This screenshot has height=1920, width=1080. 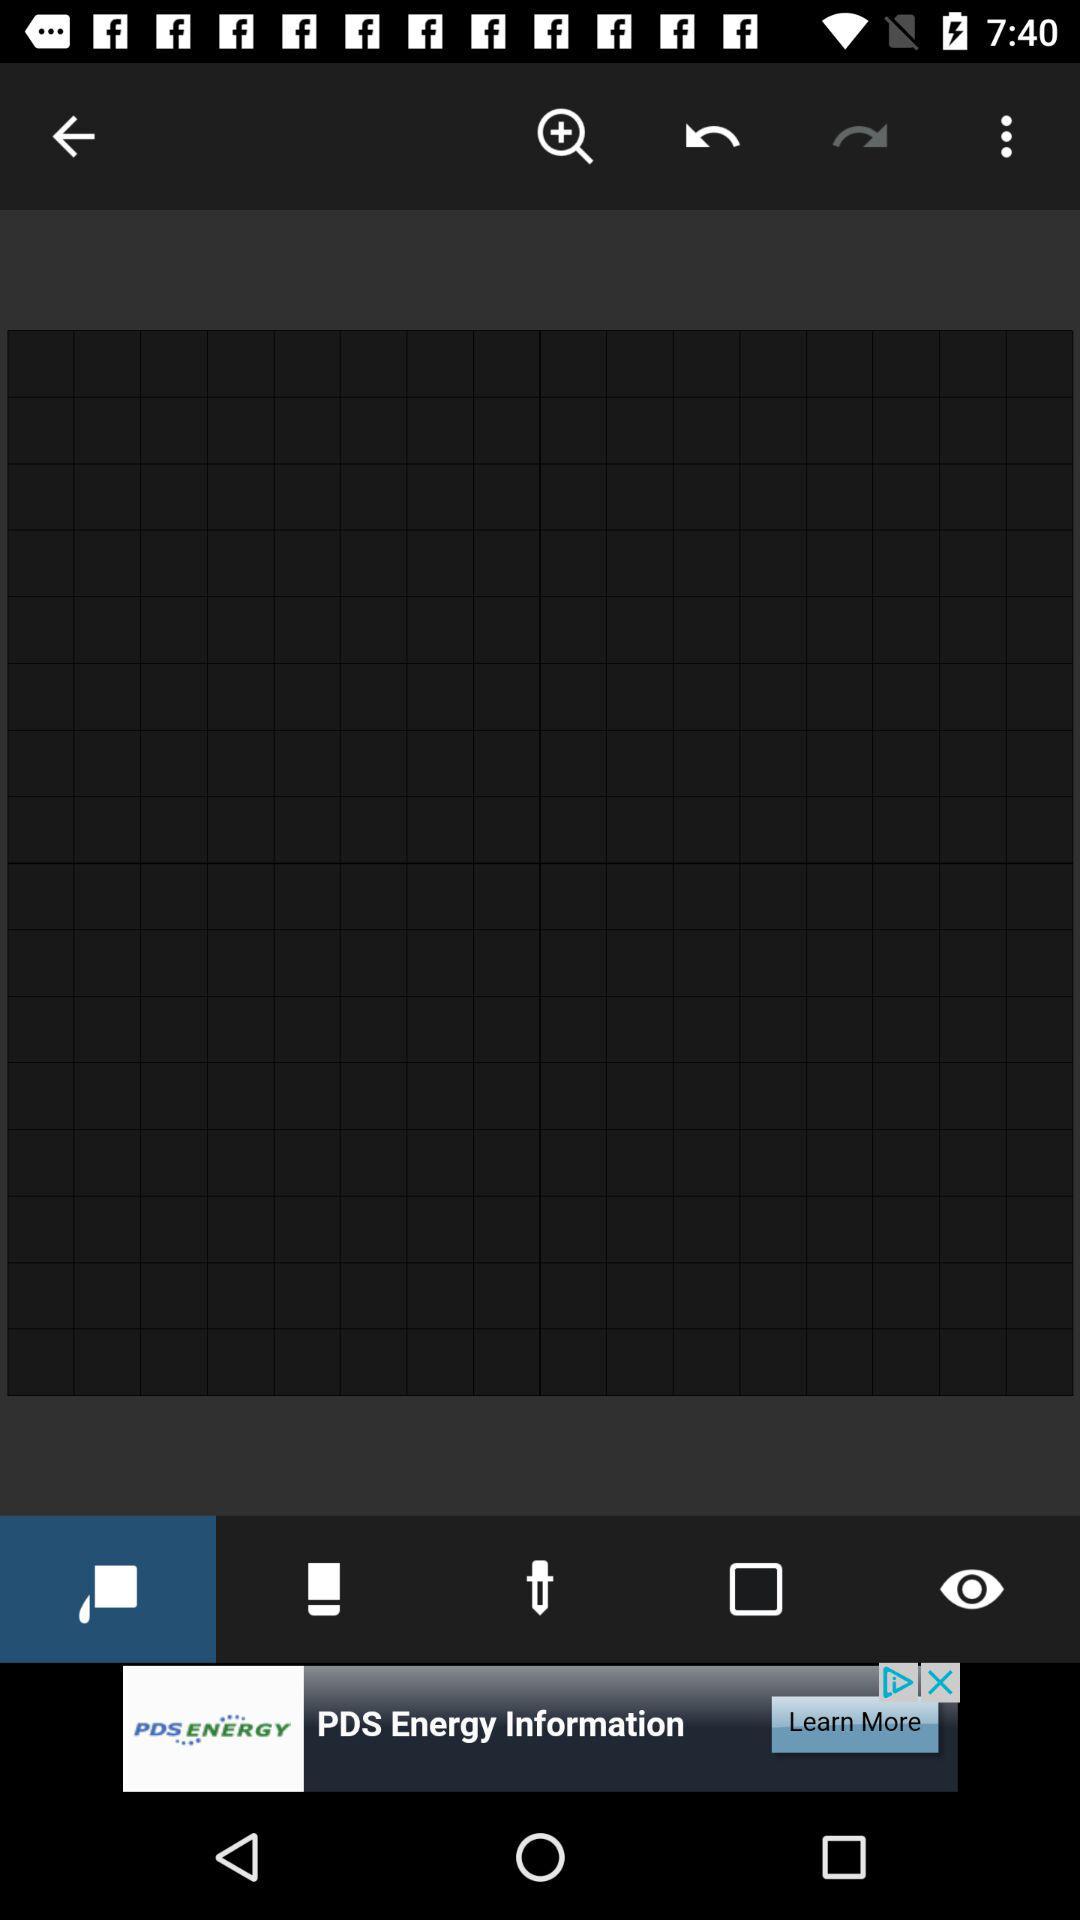 I want to click on option, so click(x=1006, y=135).